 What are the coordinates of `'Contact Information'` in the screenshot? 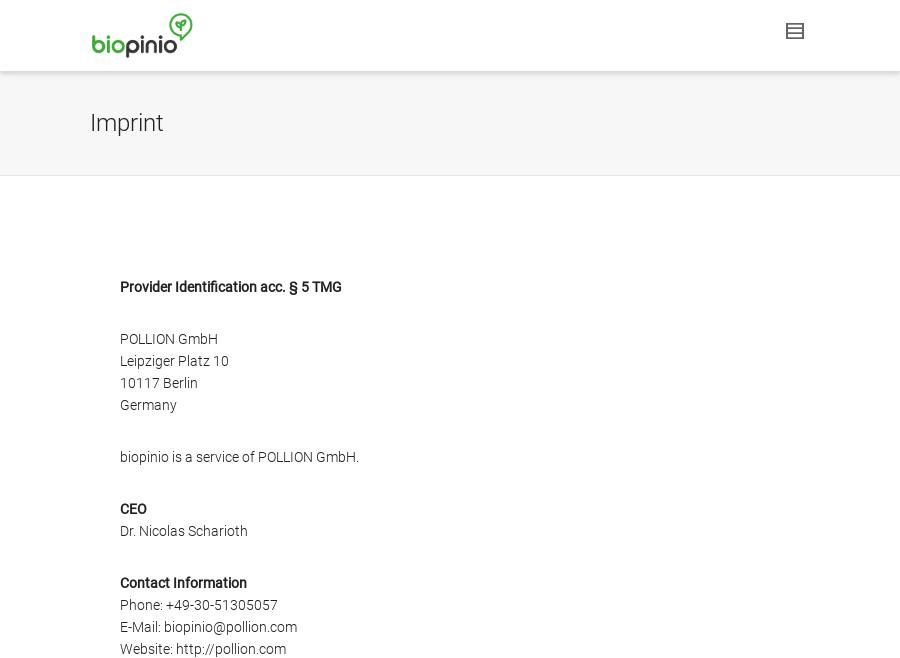 It's located at (183, 582).